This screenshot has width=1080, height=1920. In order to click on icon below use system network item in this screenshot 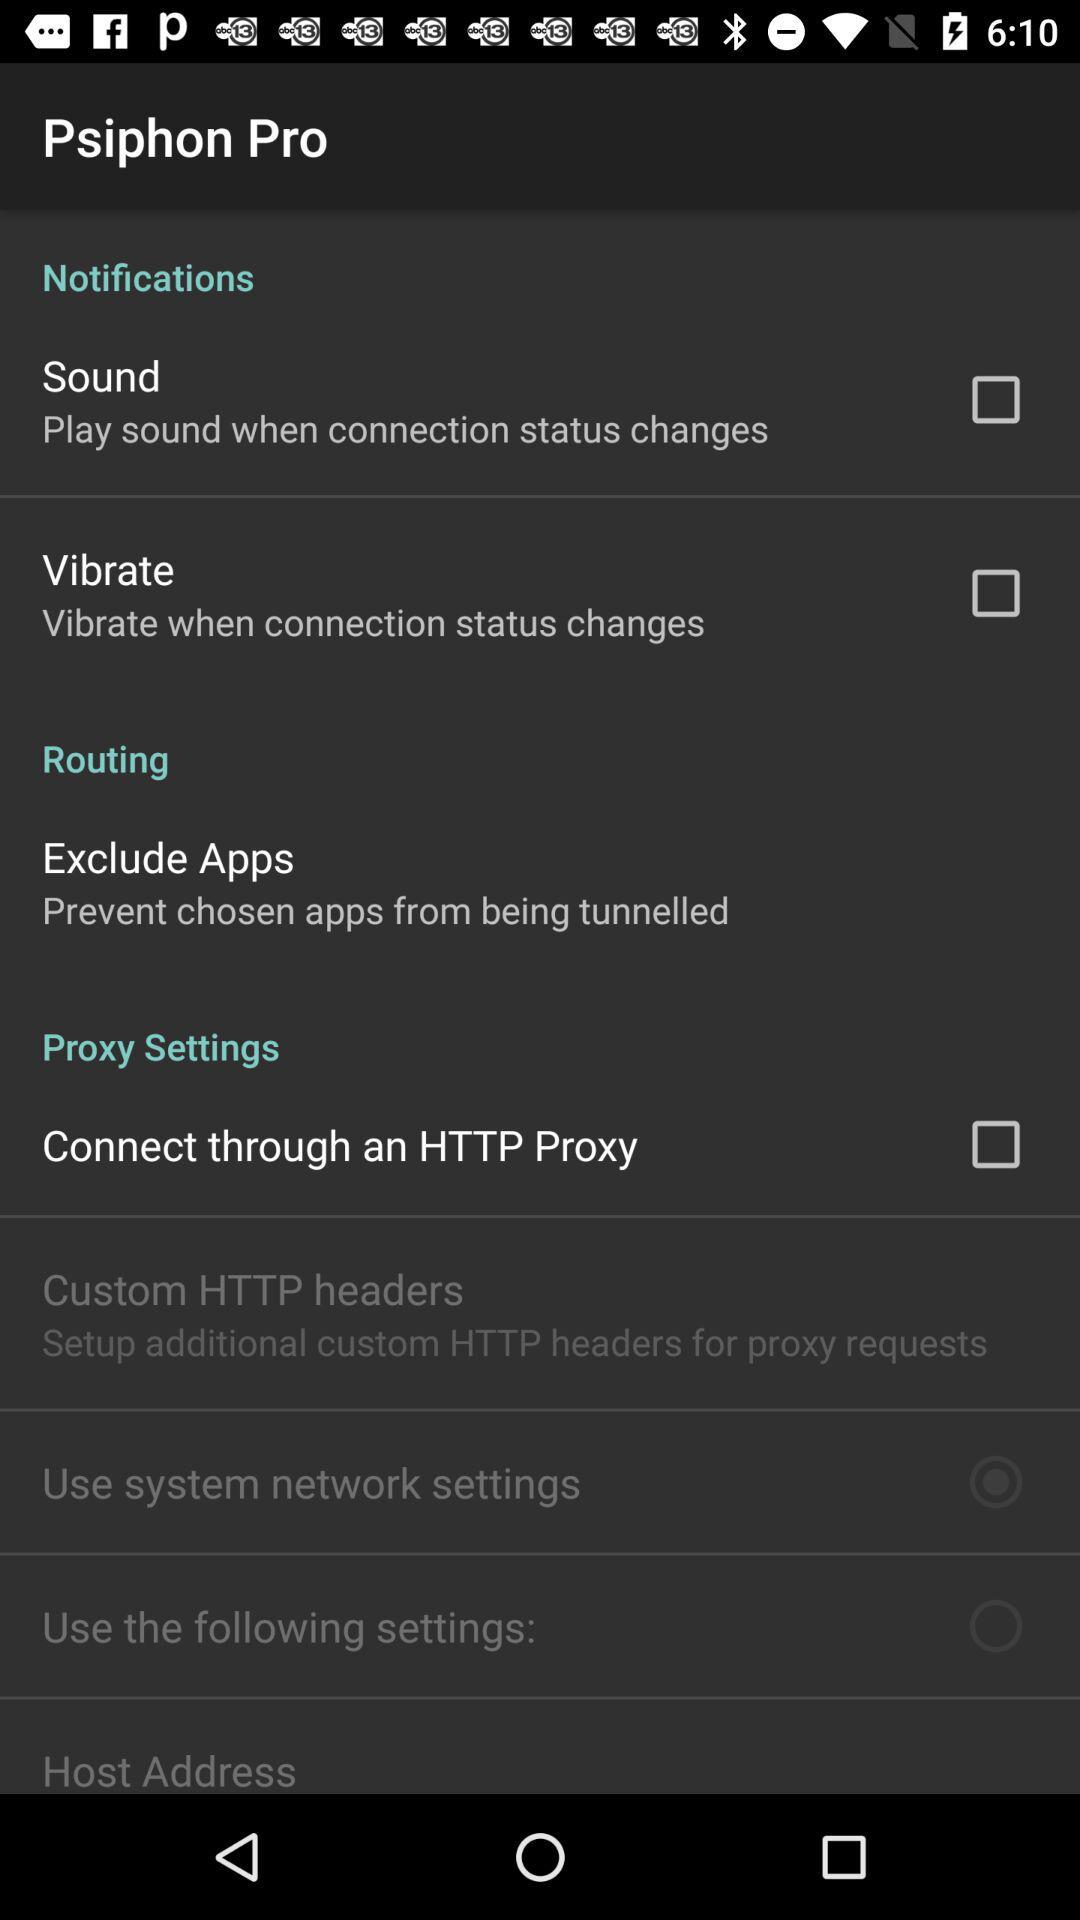, I will do `click(289, 1626)`.